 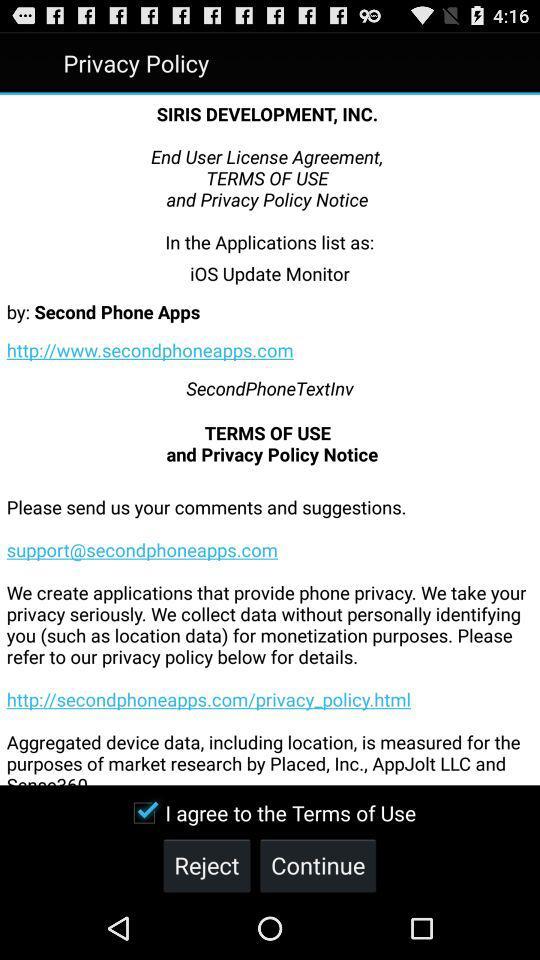 What do you see at coordinates (270, 624) in the screenshot?
I see `please send us icon` at bounding box center [270, 624].